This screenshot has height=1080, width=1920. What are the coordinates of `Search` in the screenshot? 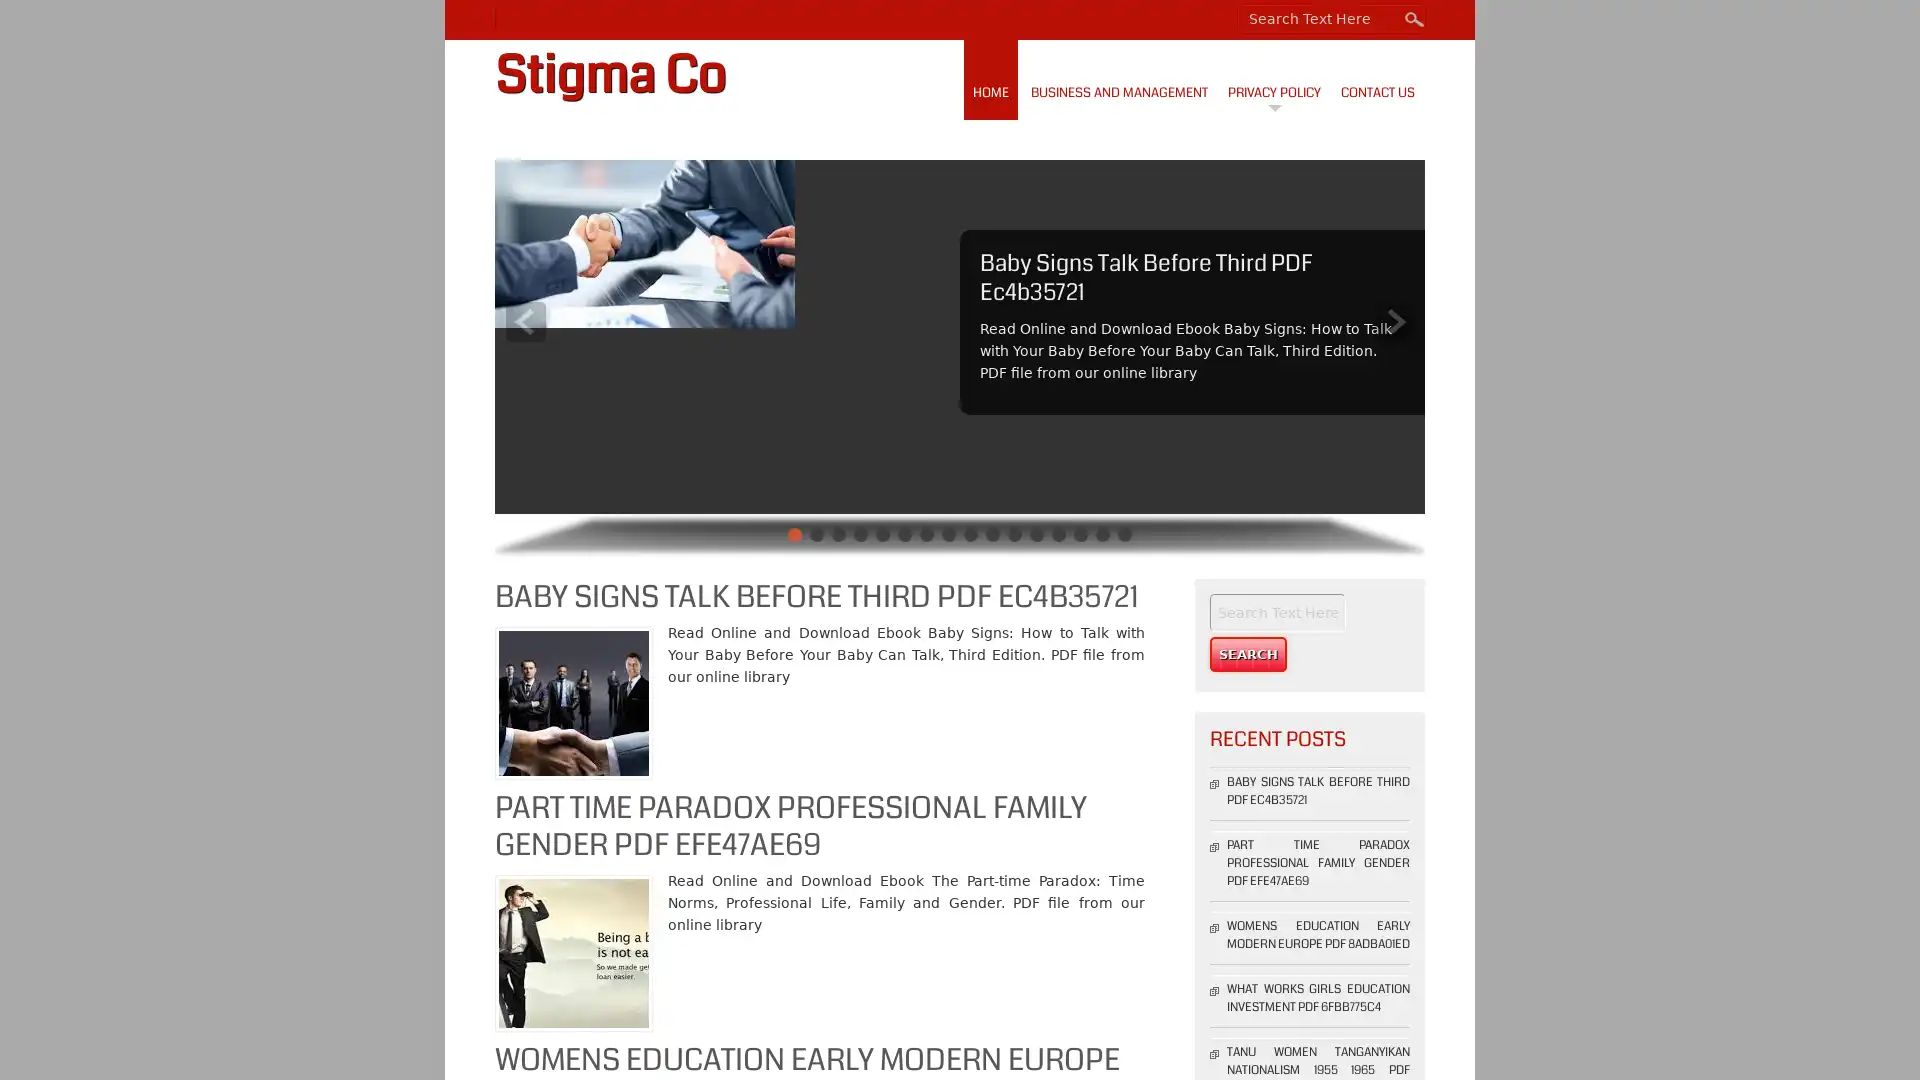 It's located at (1247, 654).